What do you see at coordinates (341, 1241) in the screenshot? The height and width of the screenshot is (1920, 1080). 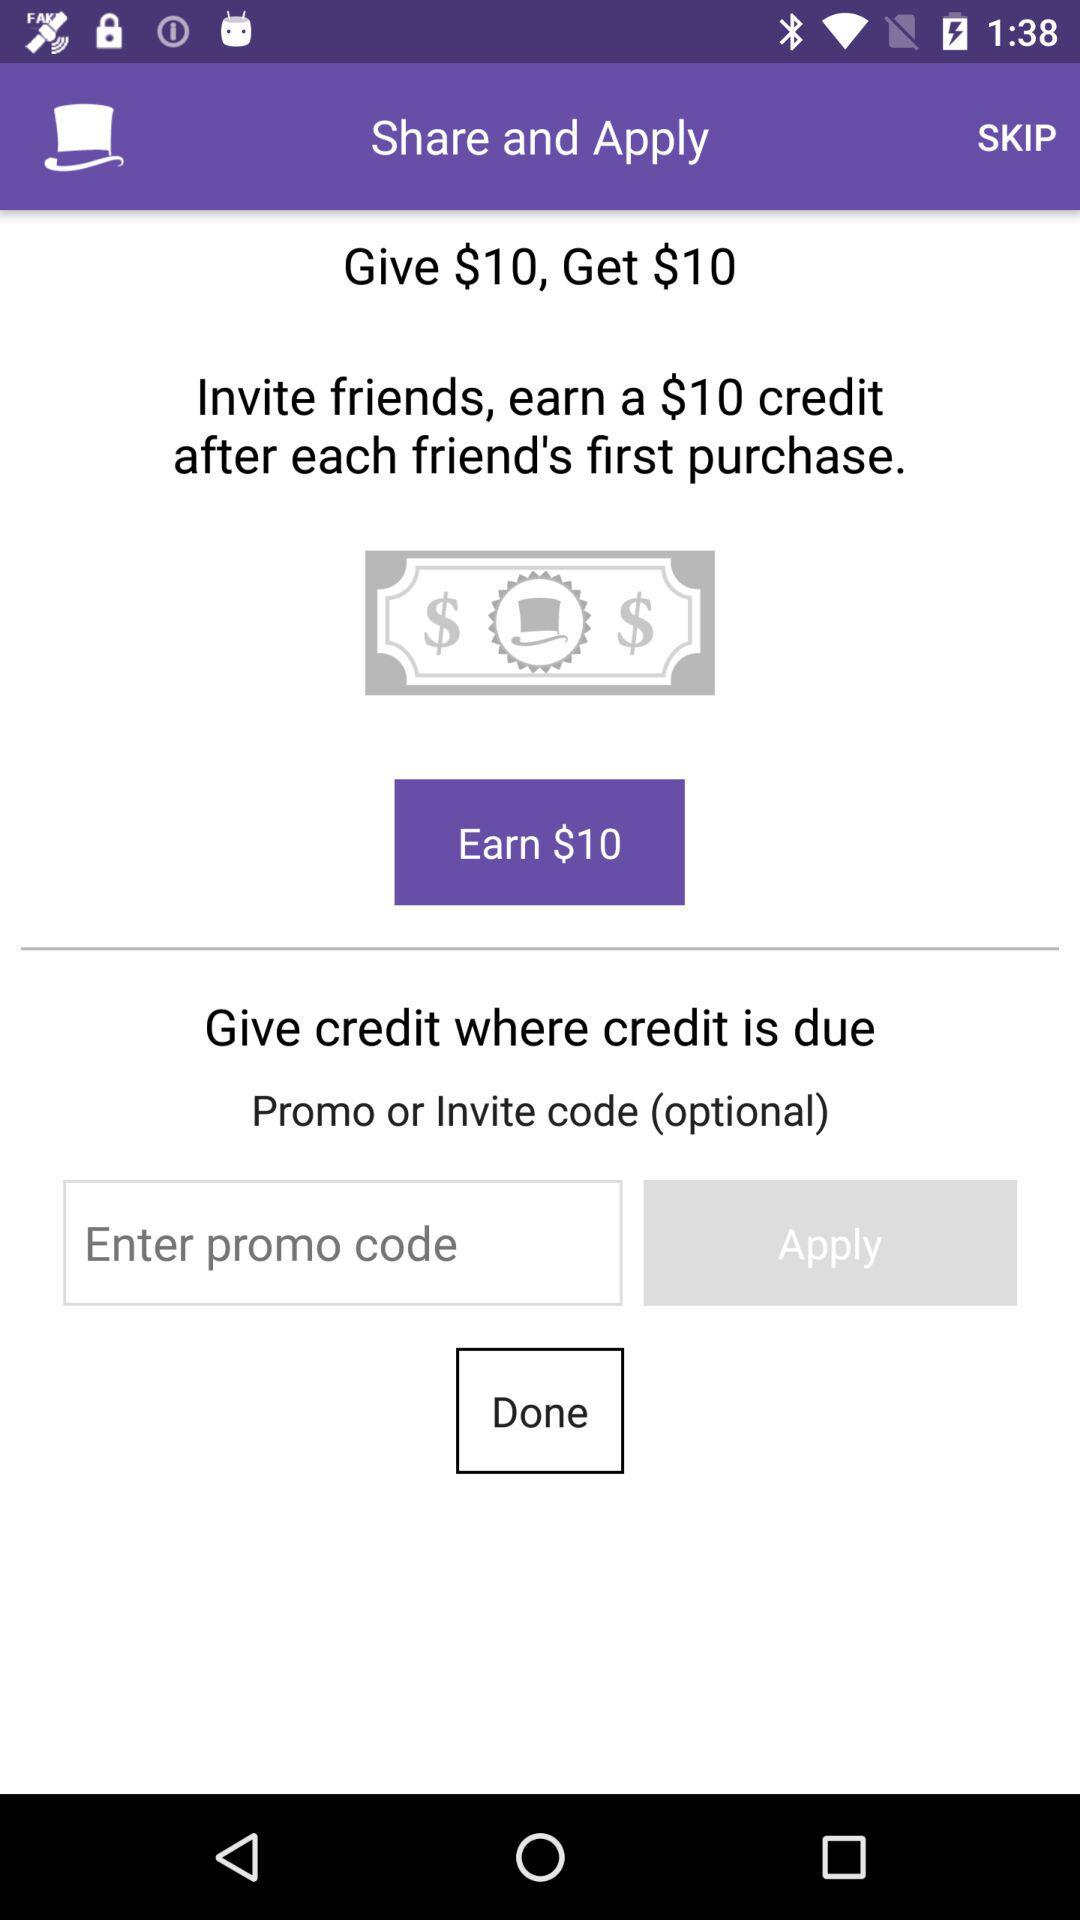 I see `icon above the done` at bounding box center [341, 1241].